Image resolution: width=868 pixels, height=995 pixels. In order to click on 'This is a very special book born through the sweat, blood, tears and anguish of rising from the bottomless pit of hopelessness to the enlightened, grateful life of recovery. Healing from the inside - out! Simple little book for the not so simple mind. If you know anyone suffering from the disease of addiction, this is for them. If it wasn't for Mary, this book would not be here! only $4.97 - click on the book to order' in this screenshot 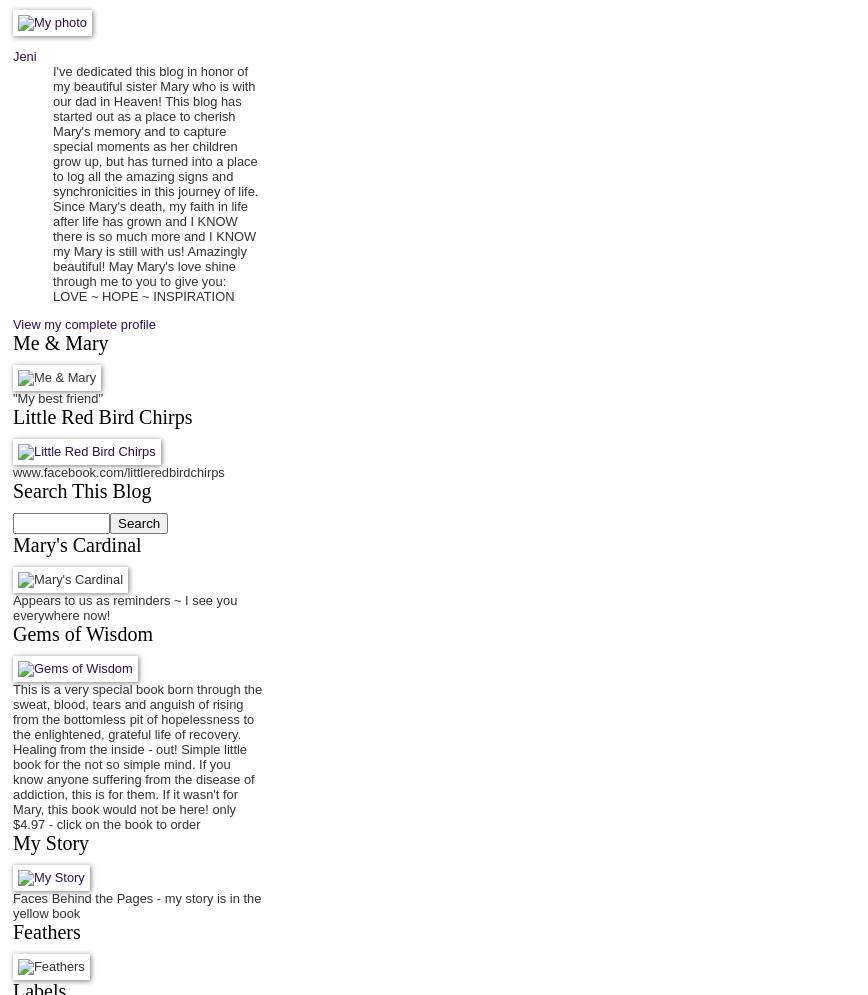, I will do `click(137, 755)`.